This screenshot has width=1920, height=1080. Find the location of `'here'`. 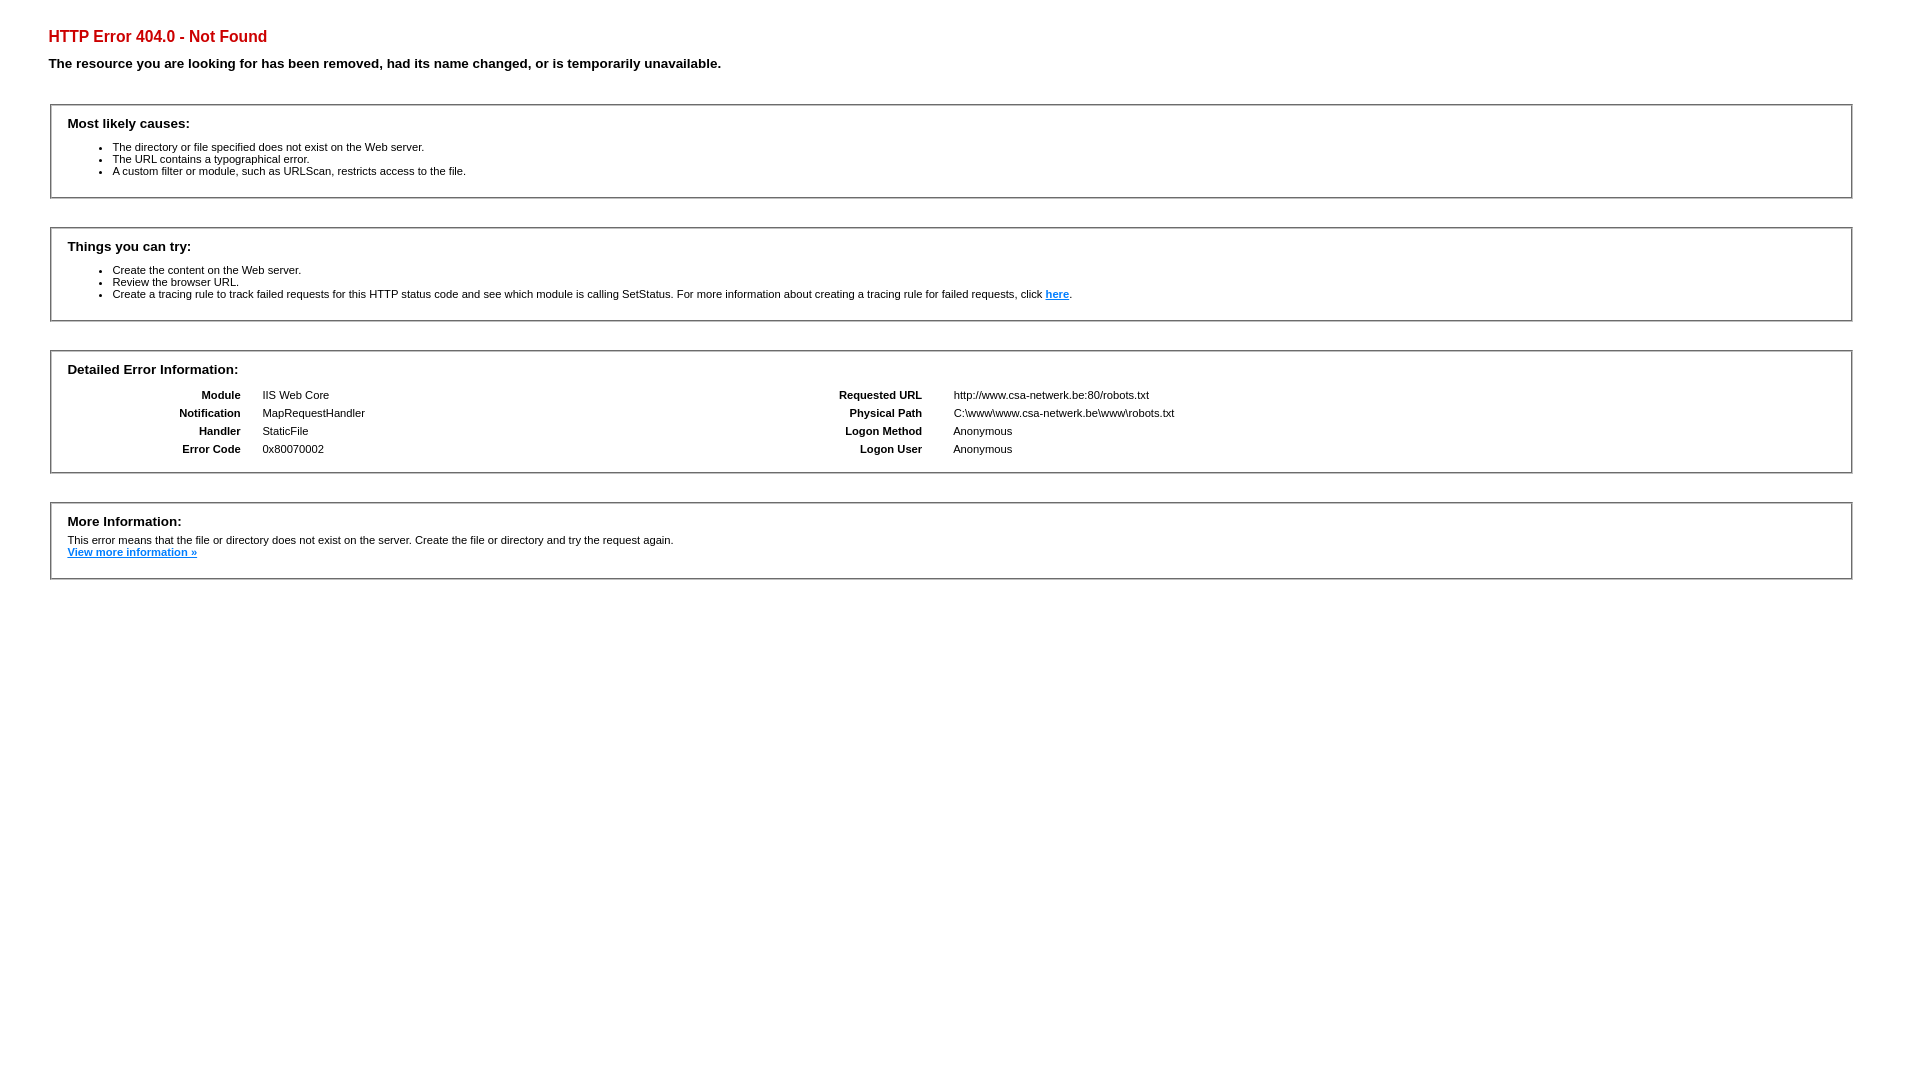

'here' is located at coordinates (1056, 293).